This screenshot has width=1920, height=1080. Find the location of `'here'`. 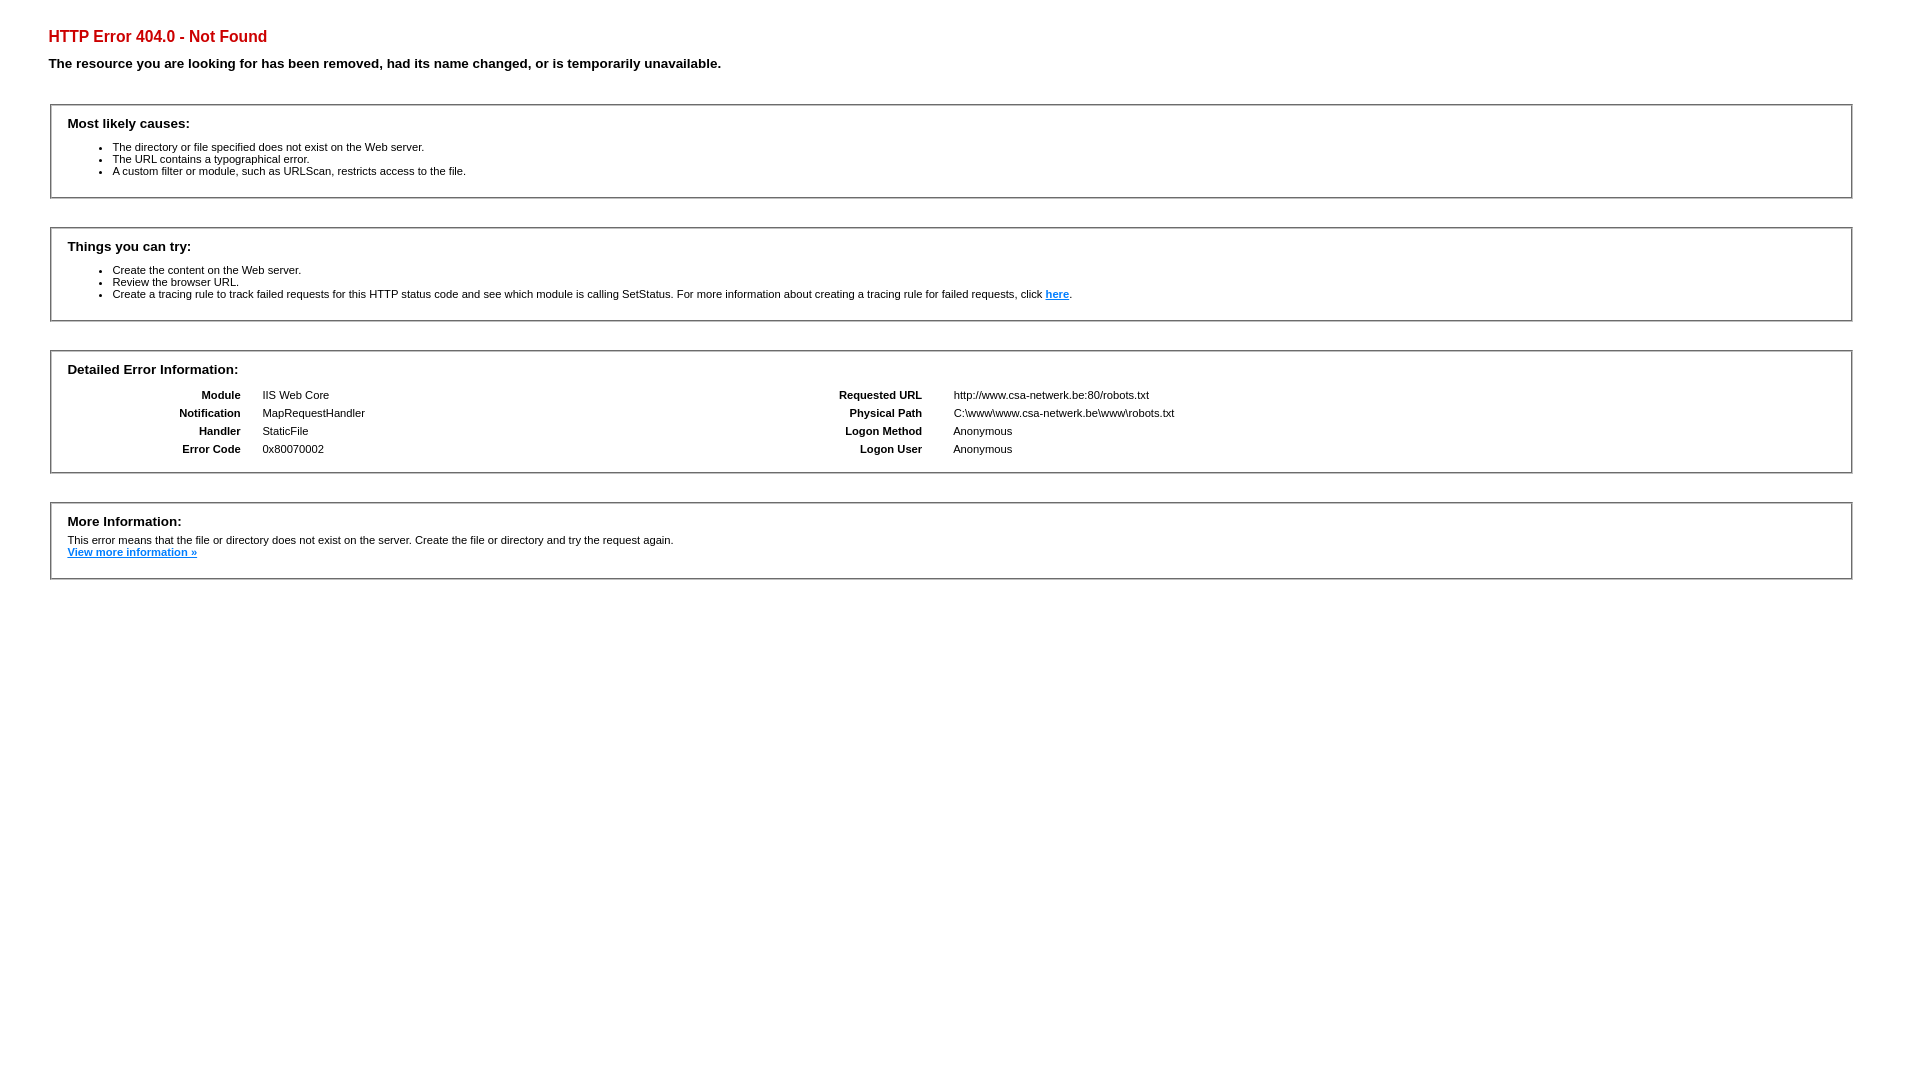

'here' is located at coordinates (1056, 293).